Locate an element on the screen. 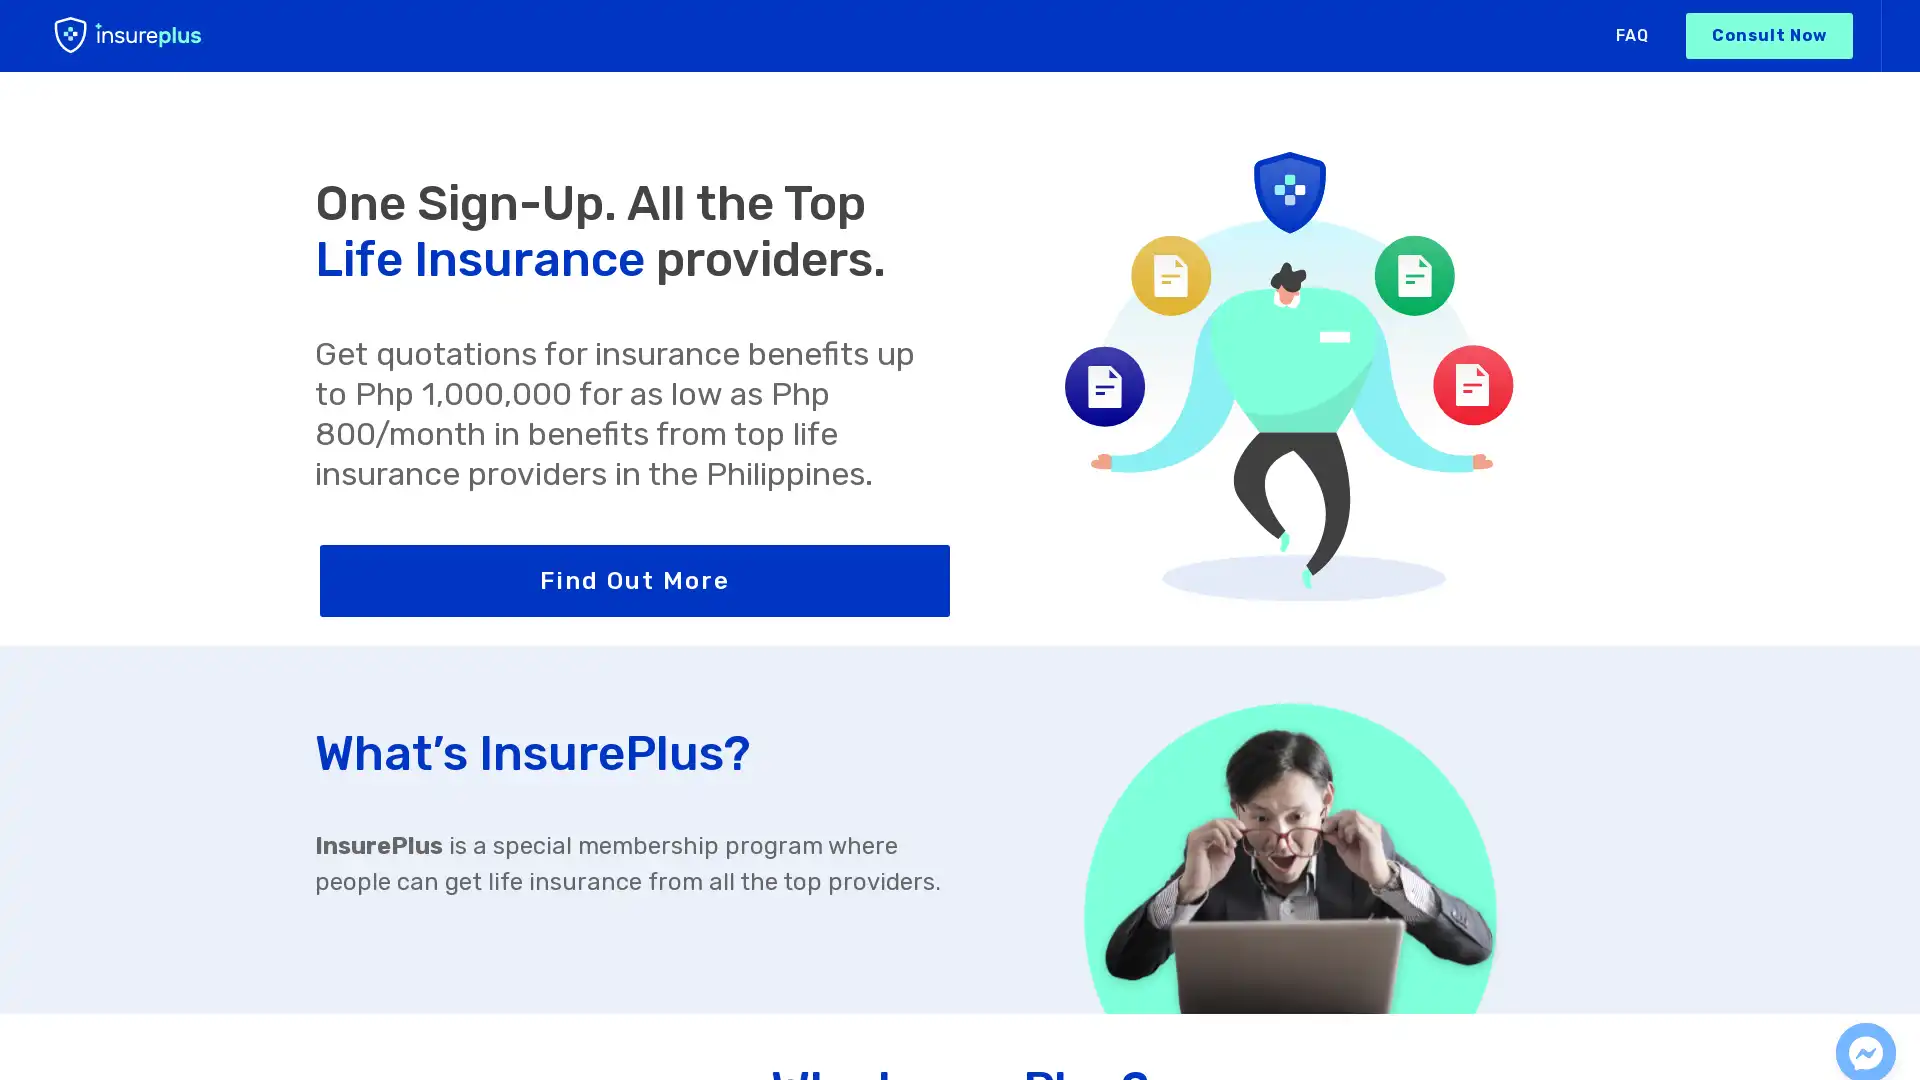  Find Out More is located at coordinates (633, 581).